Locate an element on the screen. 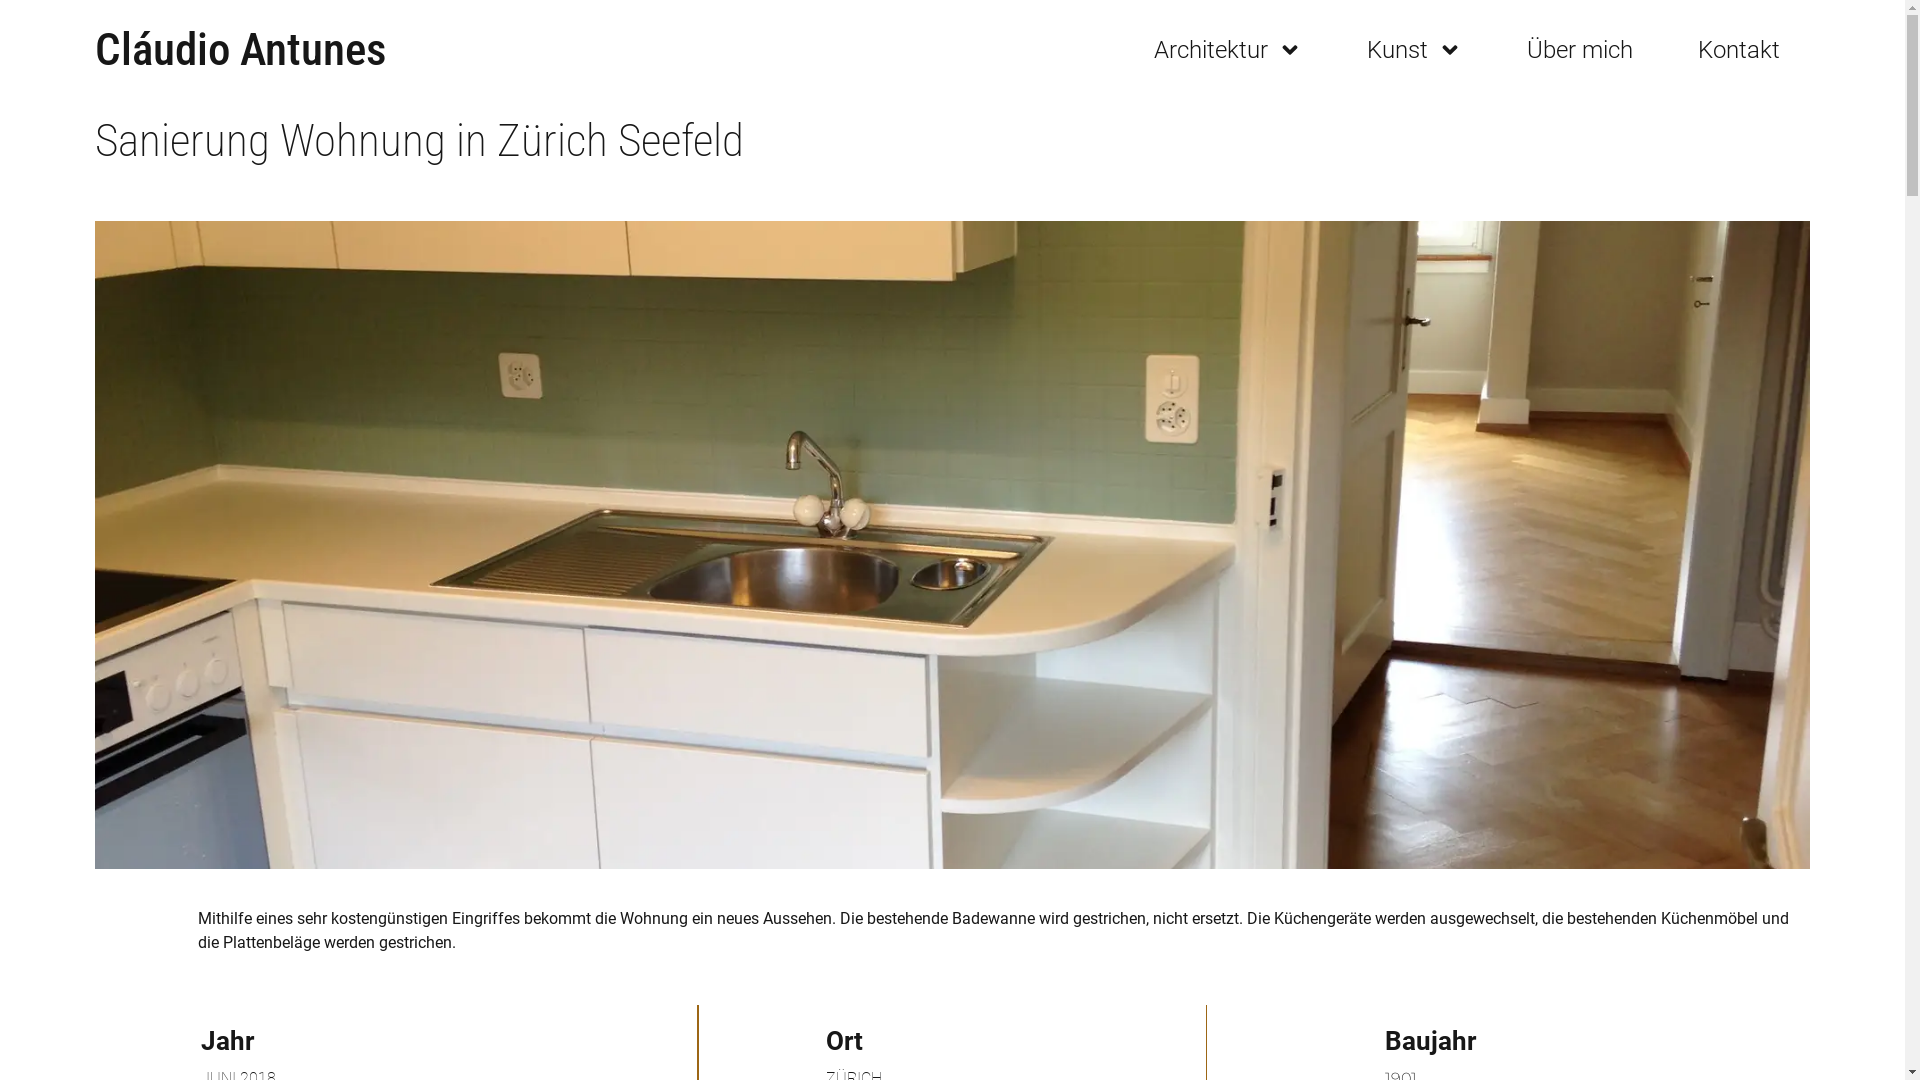 This screenshot has width=1920, height=1080. 'Kontakt' is located at coordinates (1737, 49).